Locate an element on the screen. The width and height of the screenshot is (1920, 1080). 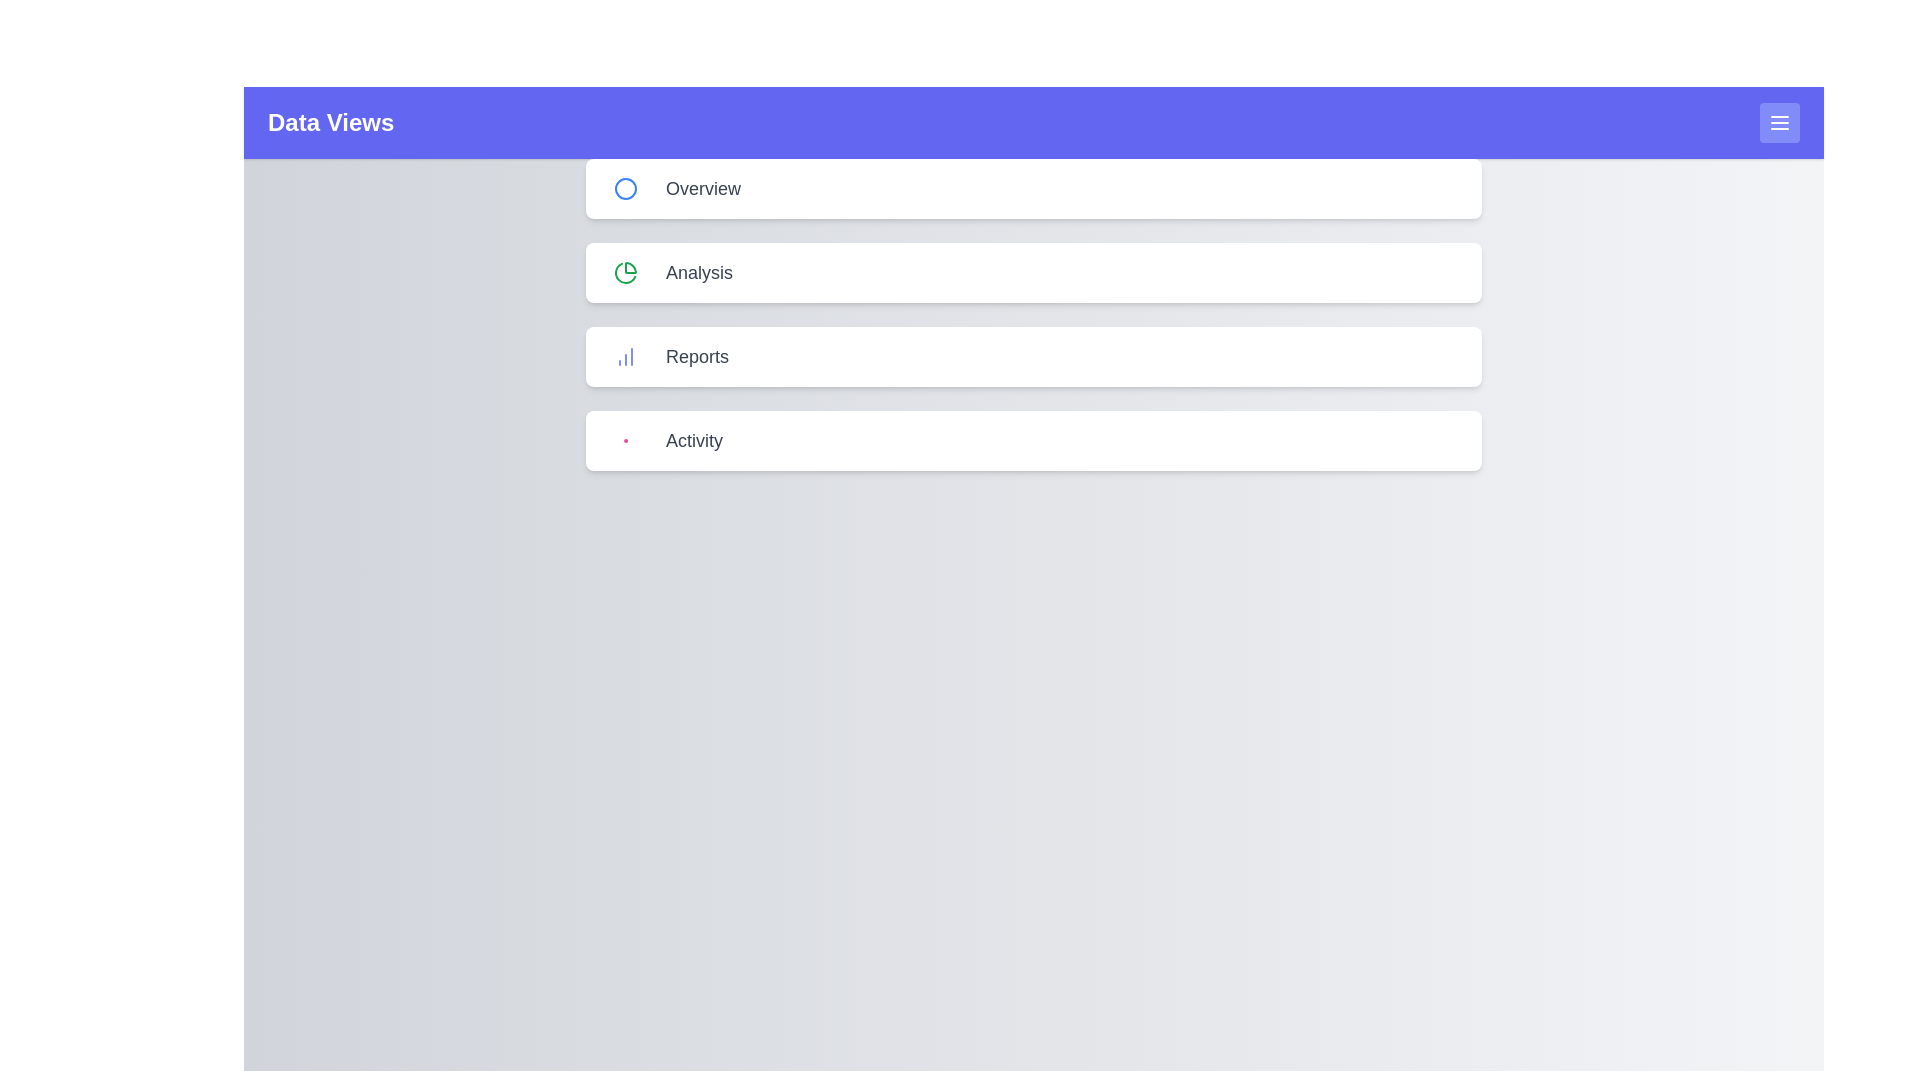
menu button in the header to toggle the side menu is located at coordinates (1780, 123).